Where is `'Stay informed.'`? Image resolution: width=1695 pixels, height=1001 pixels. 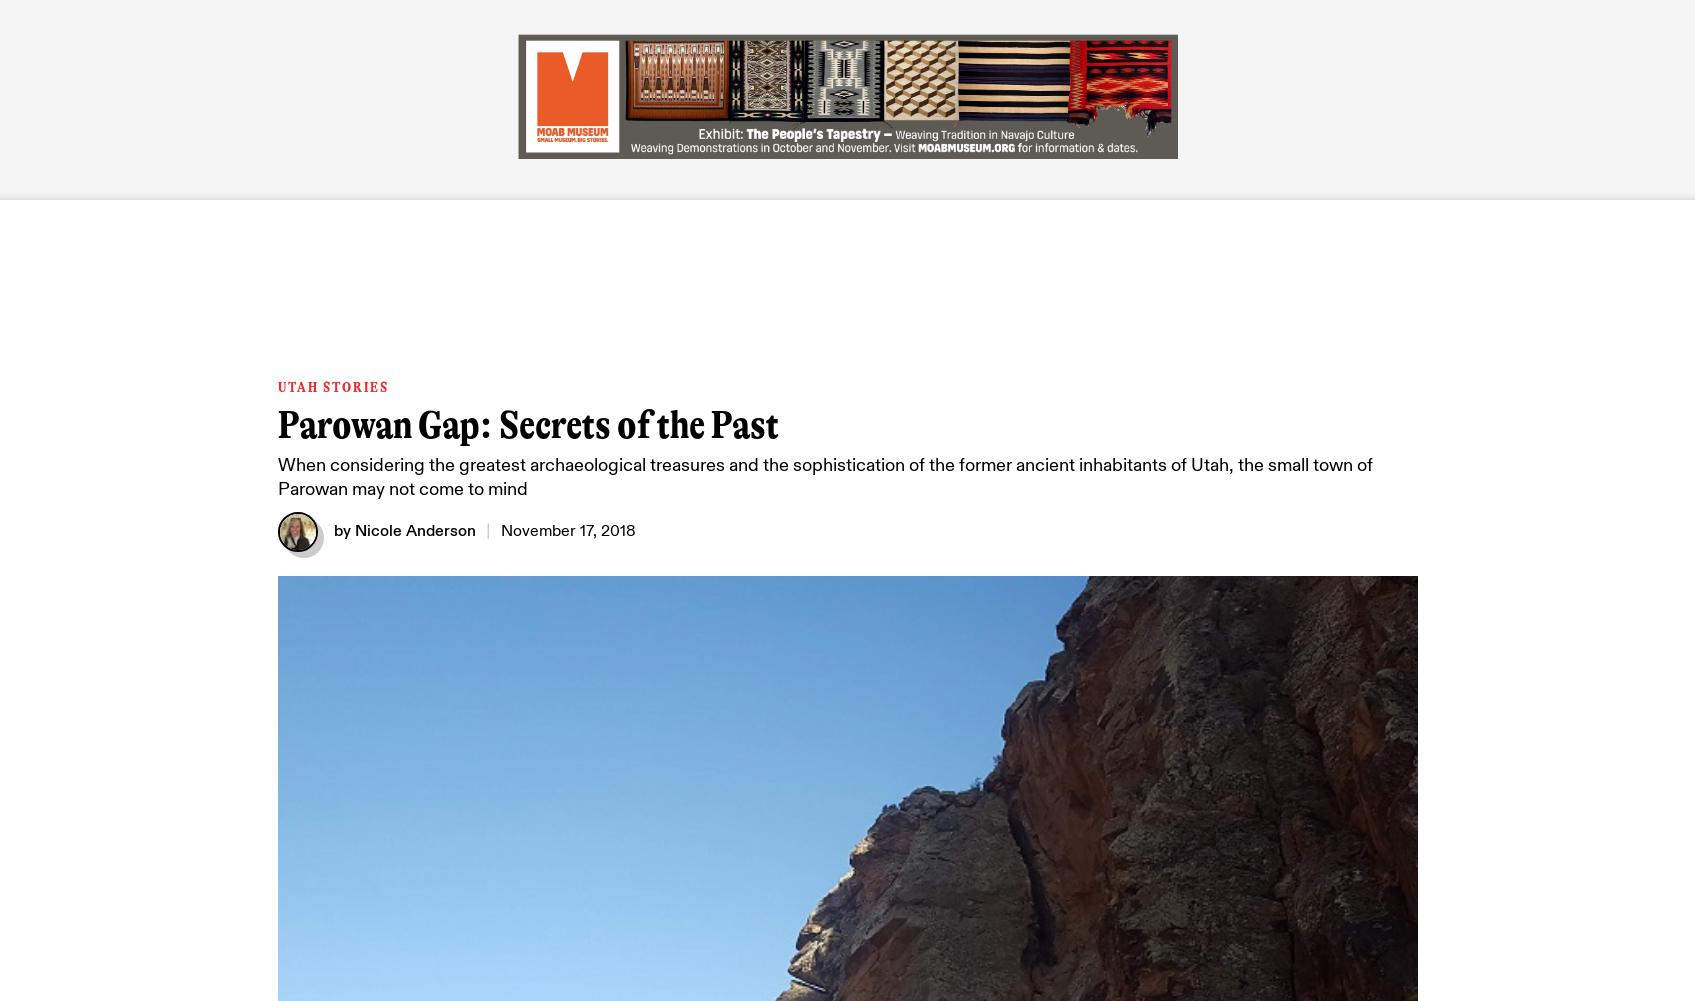
'Stay informed.' is located at coordinates (896, 452).